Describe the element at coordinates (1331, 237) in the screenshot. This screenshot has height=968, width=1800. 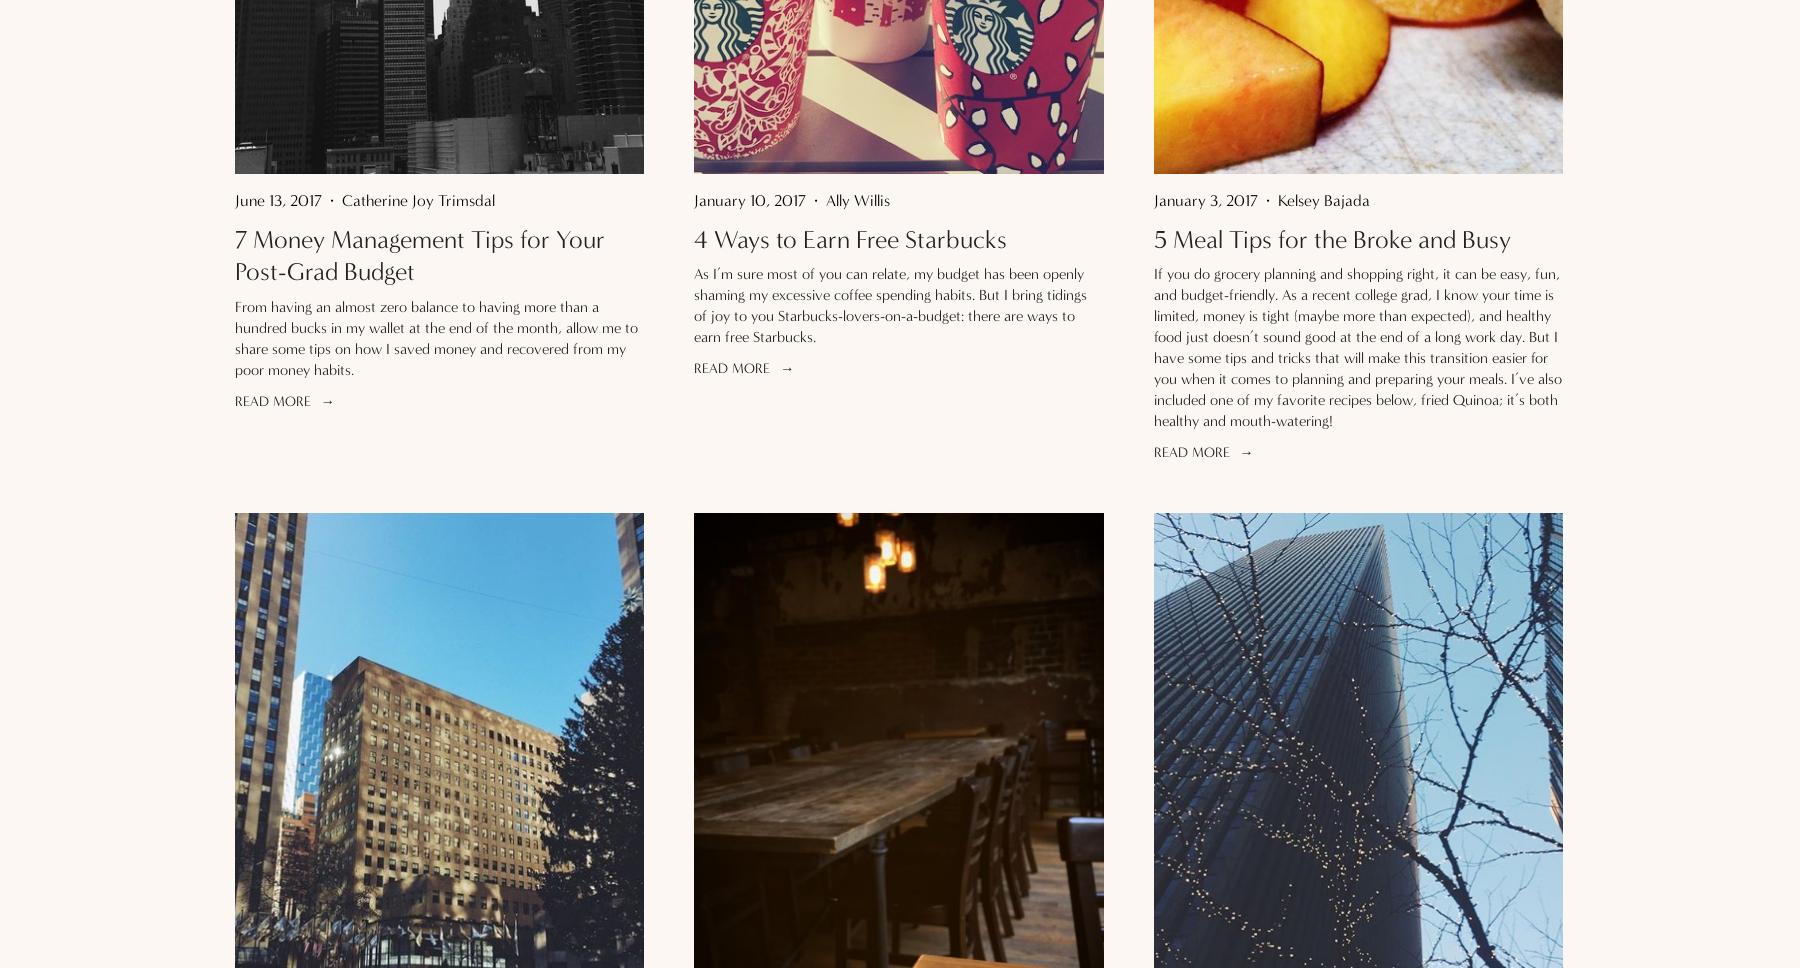
I see `'5 Meal Tips for the Broke and Busy'` at that location.